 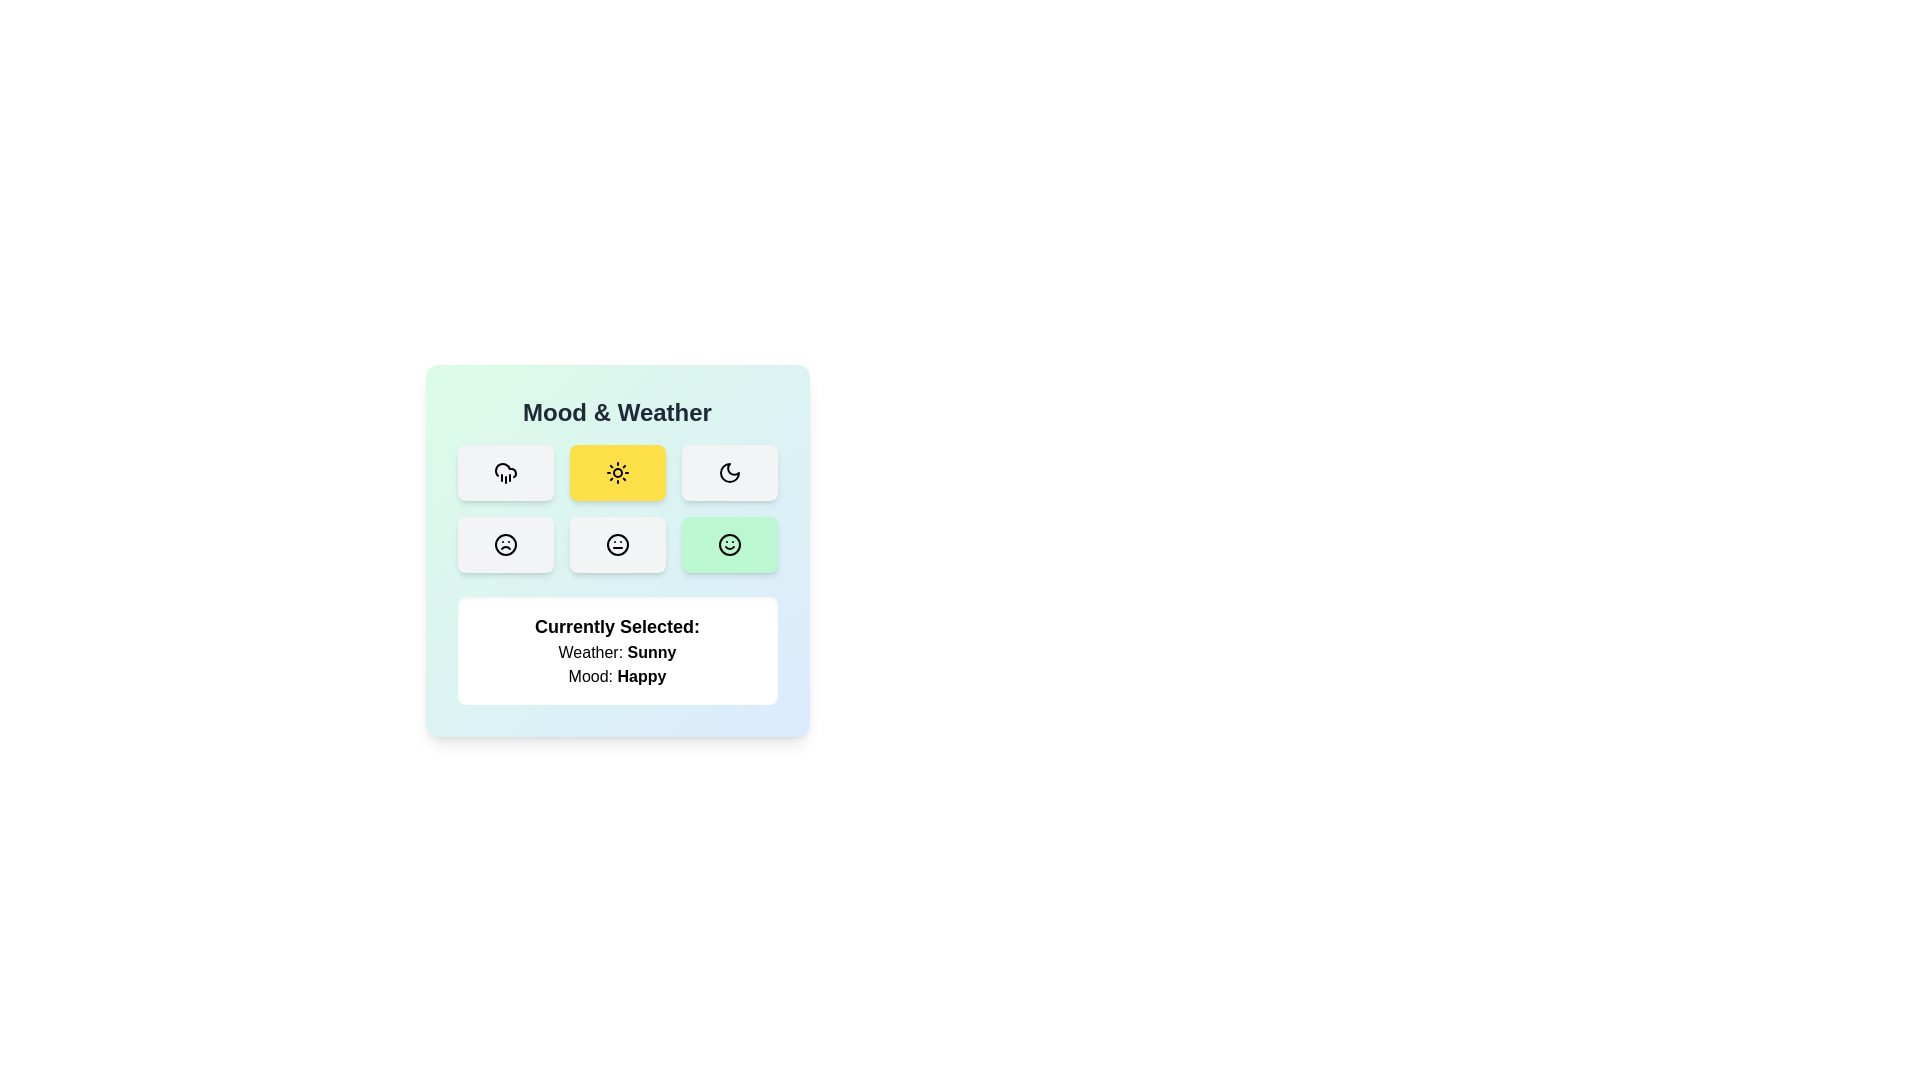 What do you see at coordinates (728, 544) in the screenshot?
I see `the button labeled 'Mood & Weather' which has a light green background and features a black circle with a stylized happy smiley face icon, positioned as the third item in the second row of a 3x2 grid layout` at bounding box center [728, 544].